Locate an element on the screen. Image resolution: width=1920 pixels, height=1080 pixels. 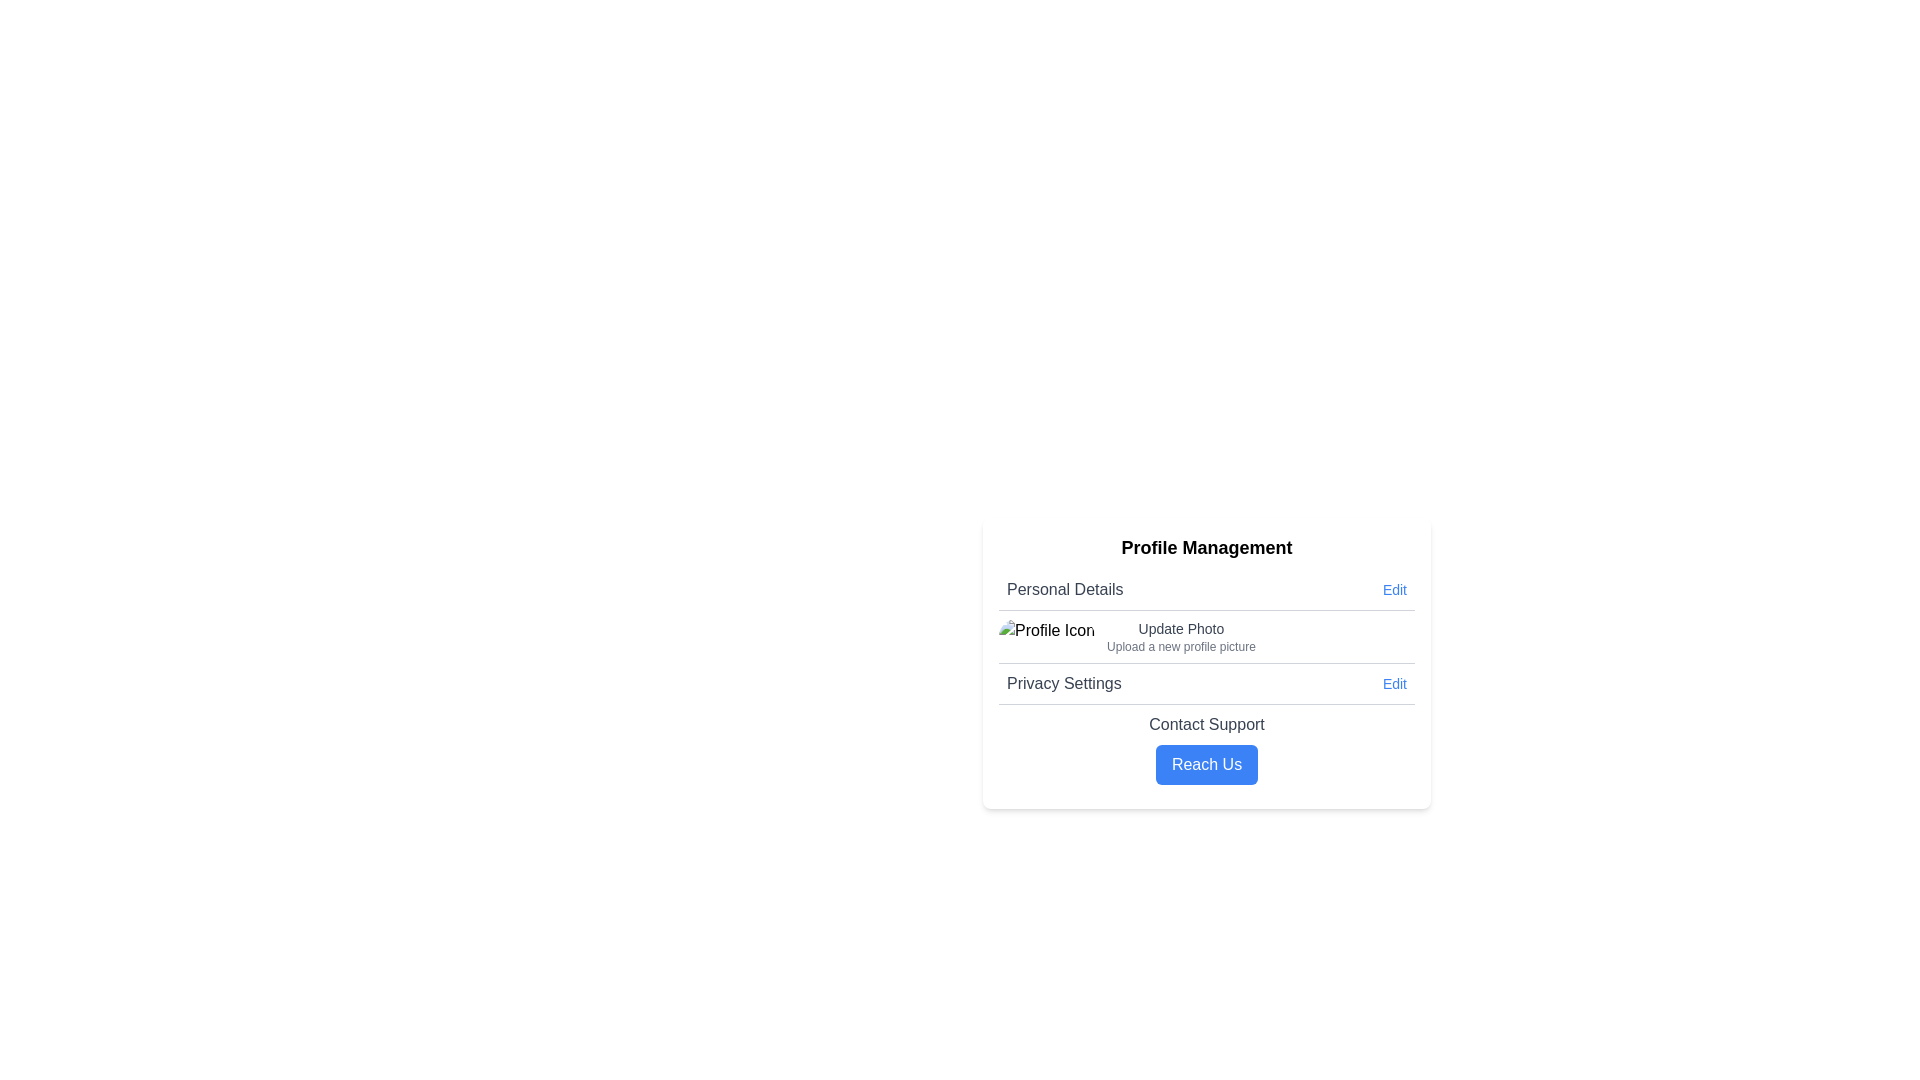
the informational text label stating 'Upload a new profile picture', which is positioned directly below the bold label 'Update Photo' in the 'Profile Icon' section of the profile management card is located at coordinates (1181, 647).